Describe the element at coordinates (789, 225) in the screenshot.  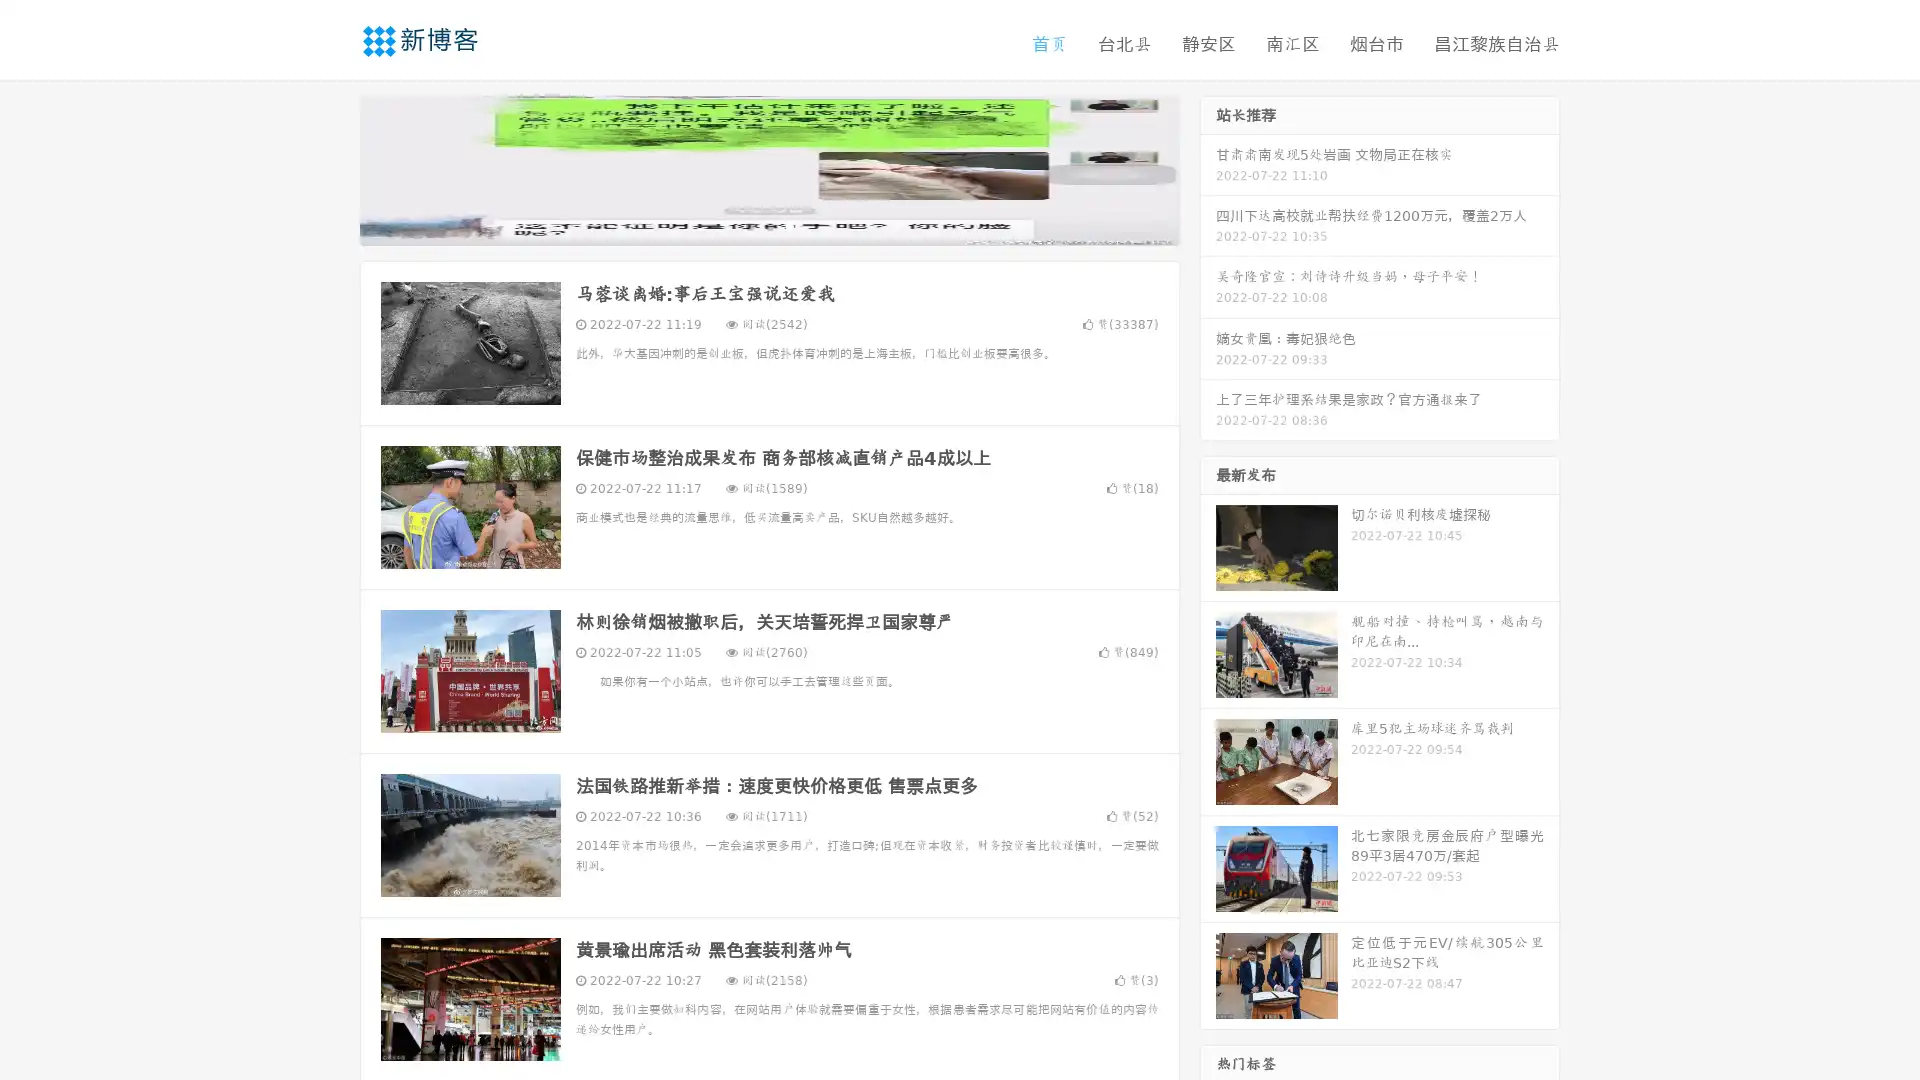
I see `Go to slide 3` at that location.